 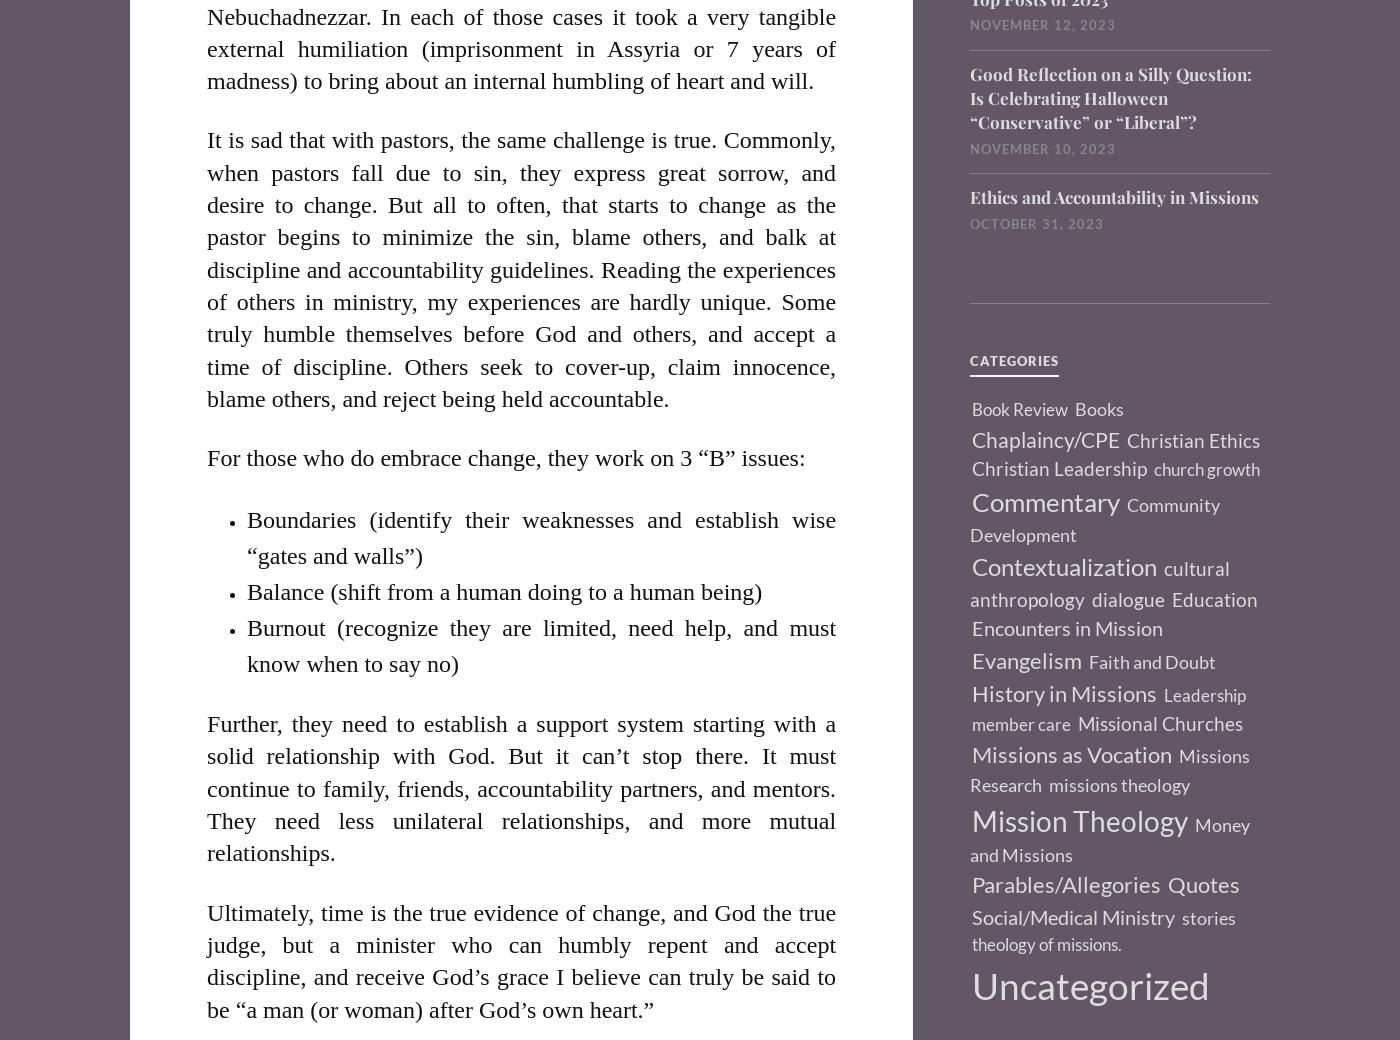 What do you see at coordinates (1064, 564) in the screenshot?
I see `'Contextualization'` at bounding box center [1064, 564].